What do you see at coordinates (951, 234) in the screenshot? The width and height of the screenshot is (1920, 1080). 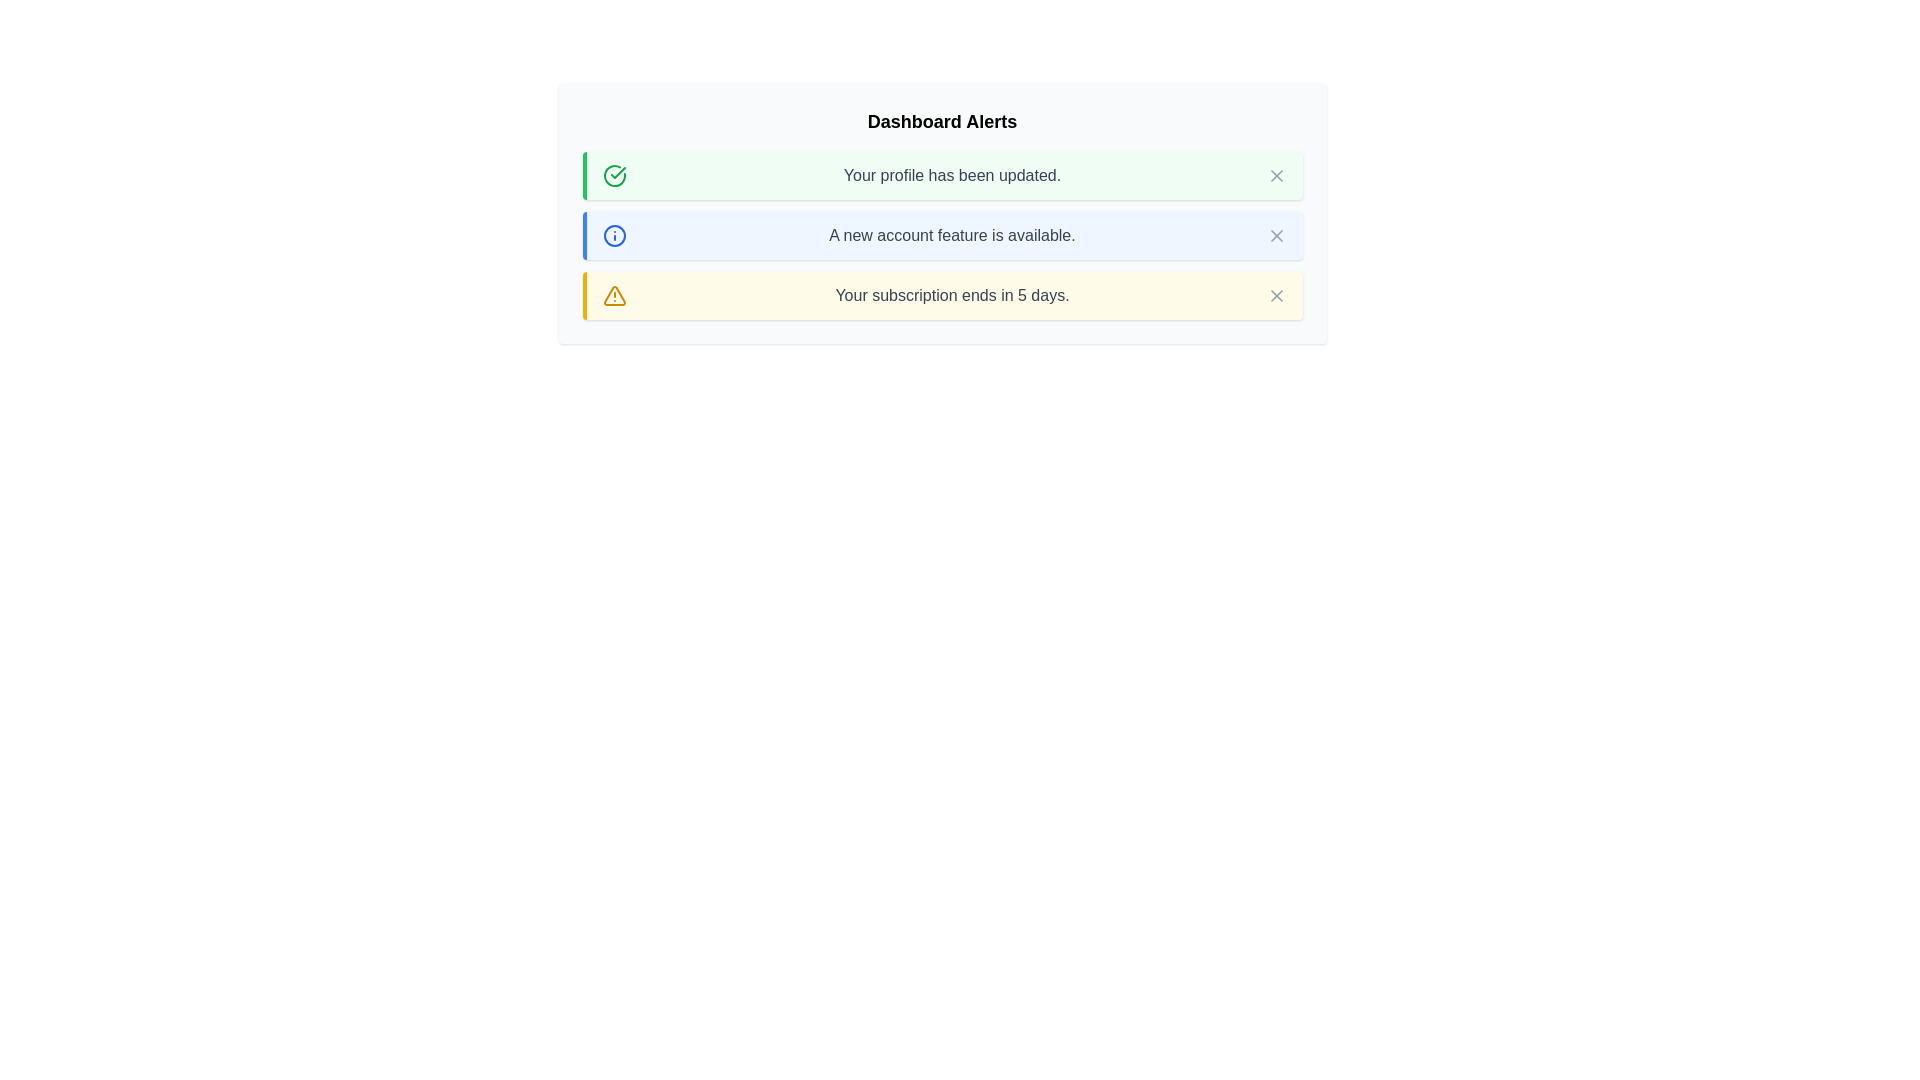 I see `the text label displaying 'A new account feature is available.' which is centered in the second notification pane of the 'Dashboard Alerts' section` at bounding box center [951, 234].